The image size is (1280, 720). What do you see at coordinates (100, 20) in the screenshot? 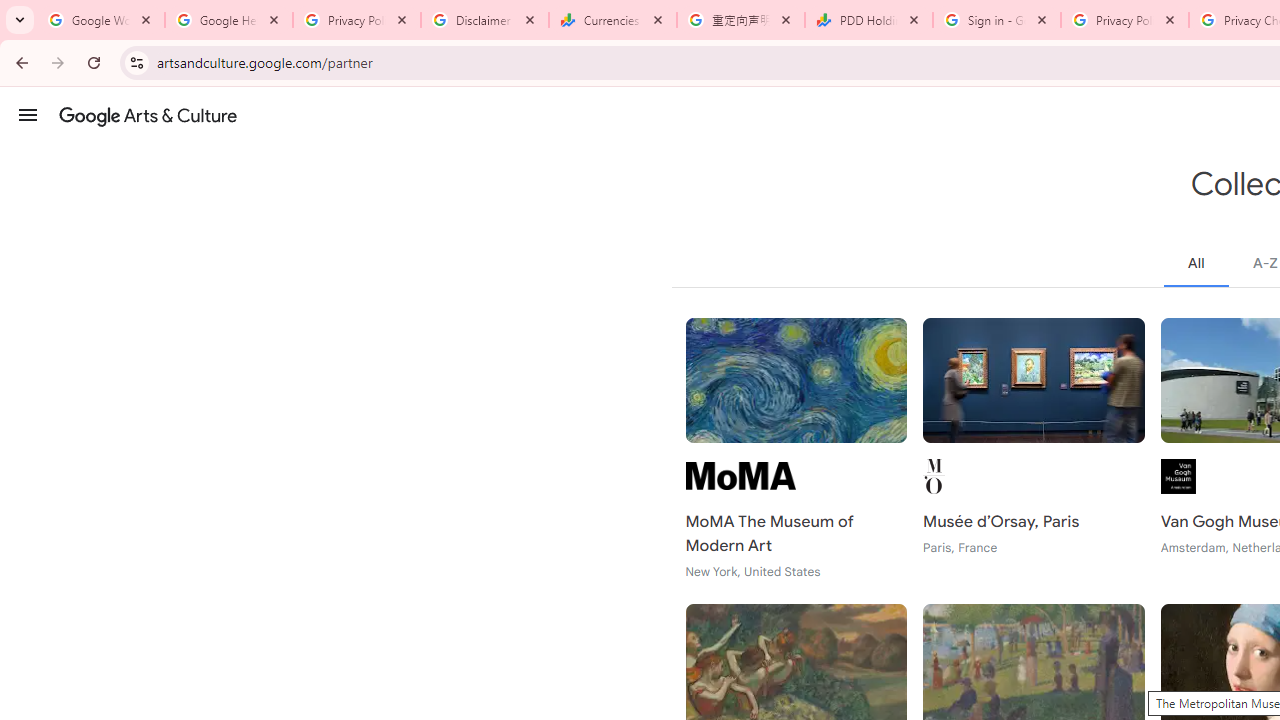
I see `'Google Workspace Admin Community'` at bounding box center [100, 20].